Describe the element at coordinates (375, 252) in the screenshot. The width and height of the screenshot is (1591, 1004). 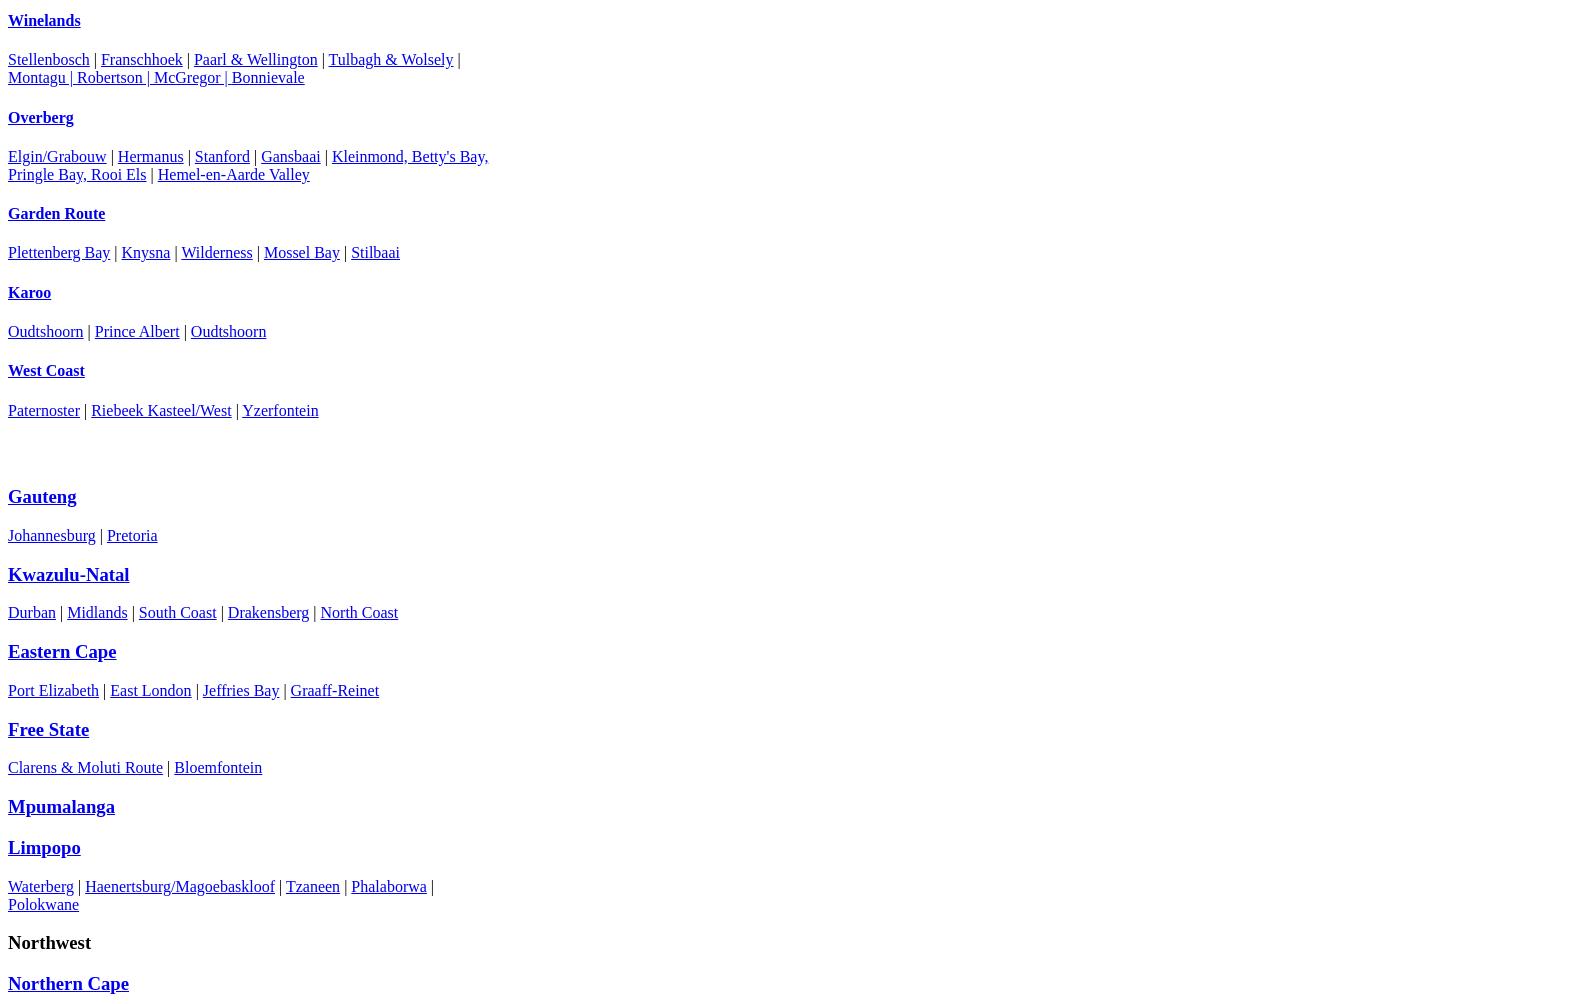
I see `'Stilbaai'` at that location.